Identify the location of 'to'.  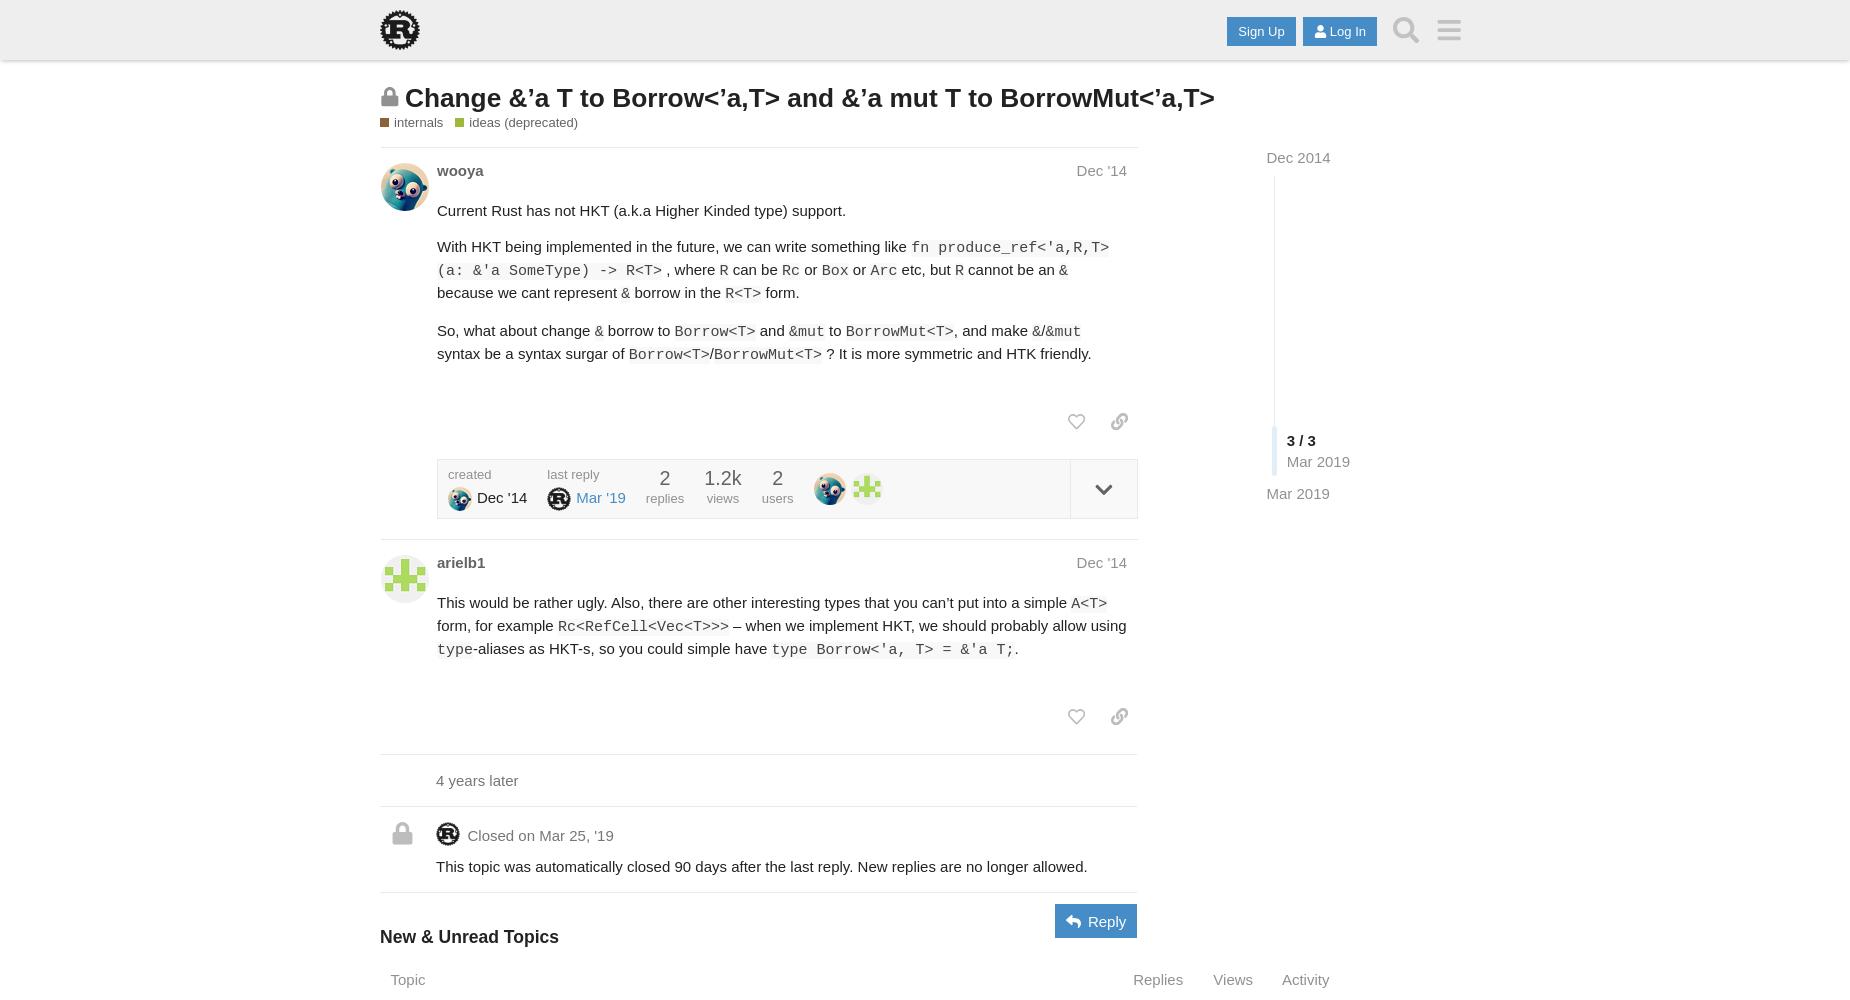
(834, 329).